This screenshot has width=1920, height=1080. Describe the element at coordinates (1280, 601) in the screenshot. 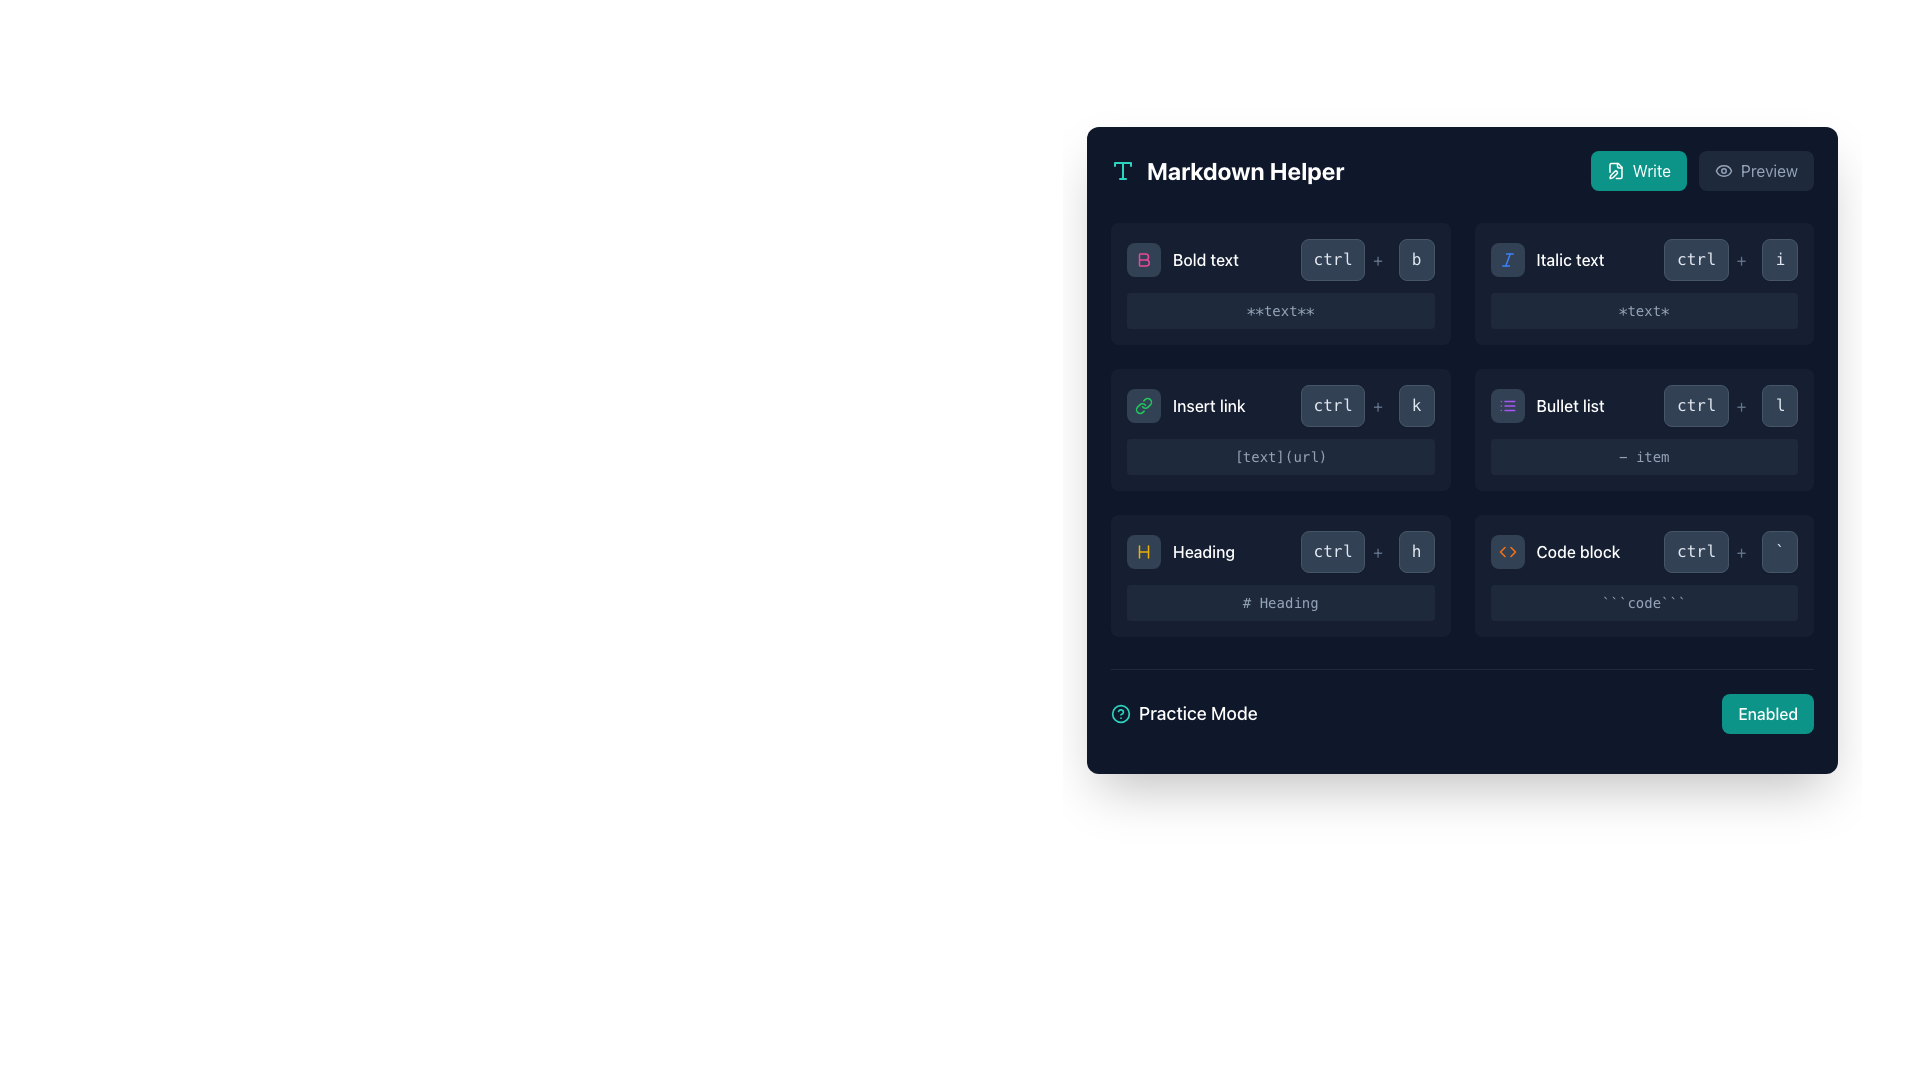

I see `the Static Label displaying '# Heading' located at the bottom of the 'Heading' block in the Markdown Helper interface` at that location.